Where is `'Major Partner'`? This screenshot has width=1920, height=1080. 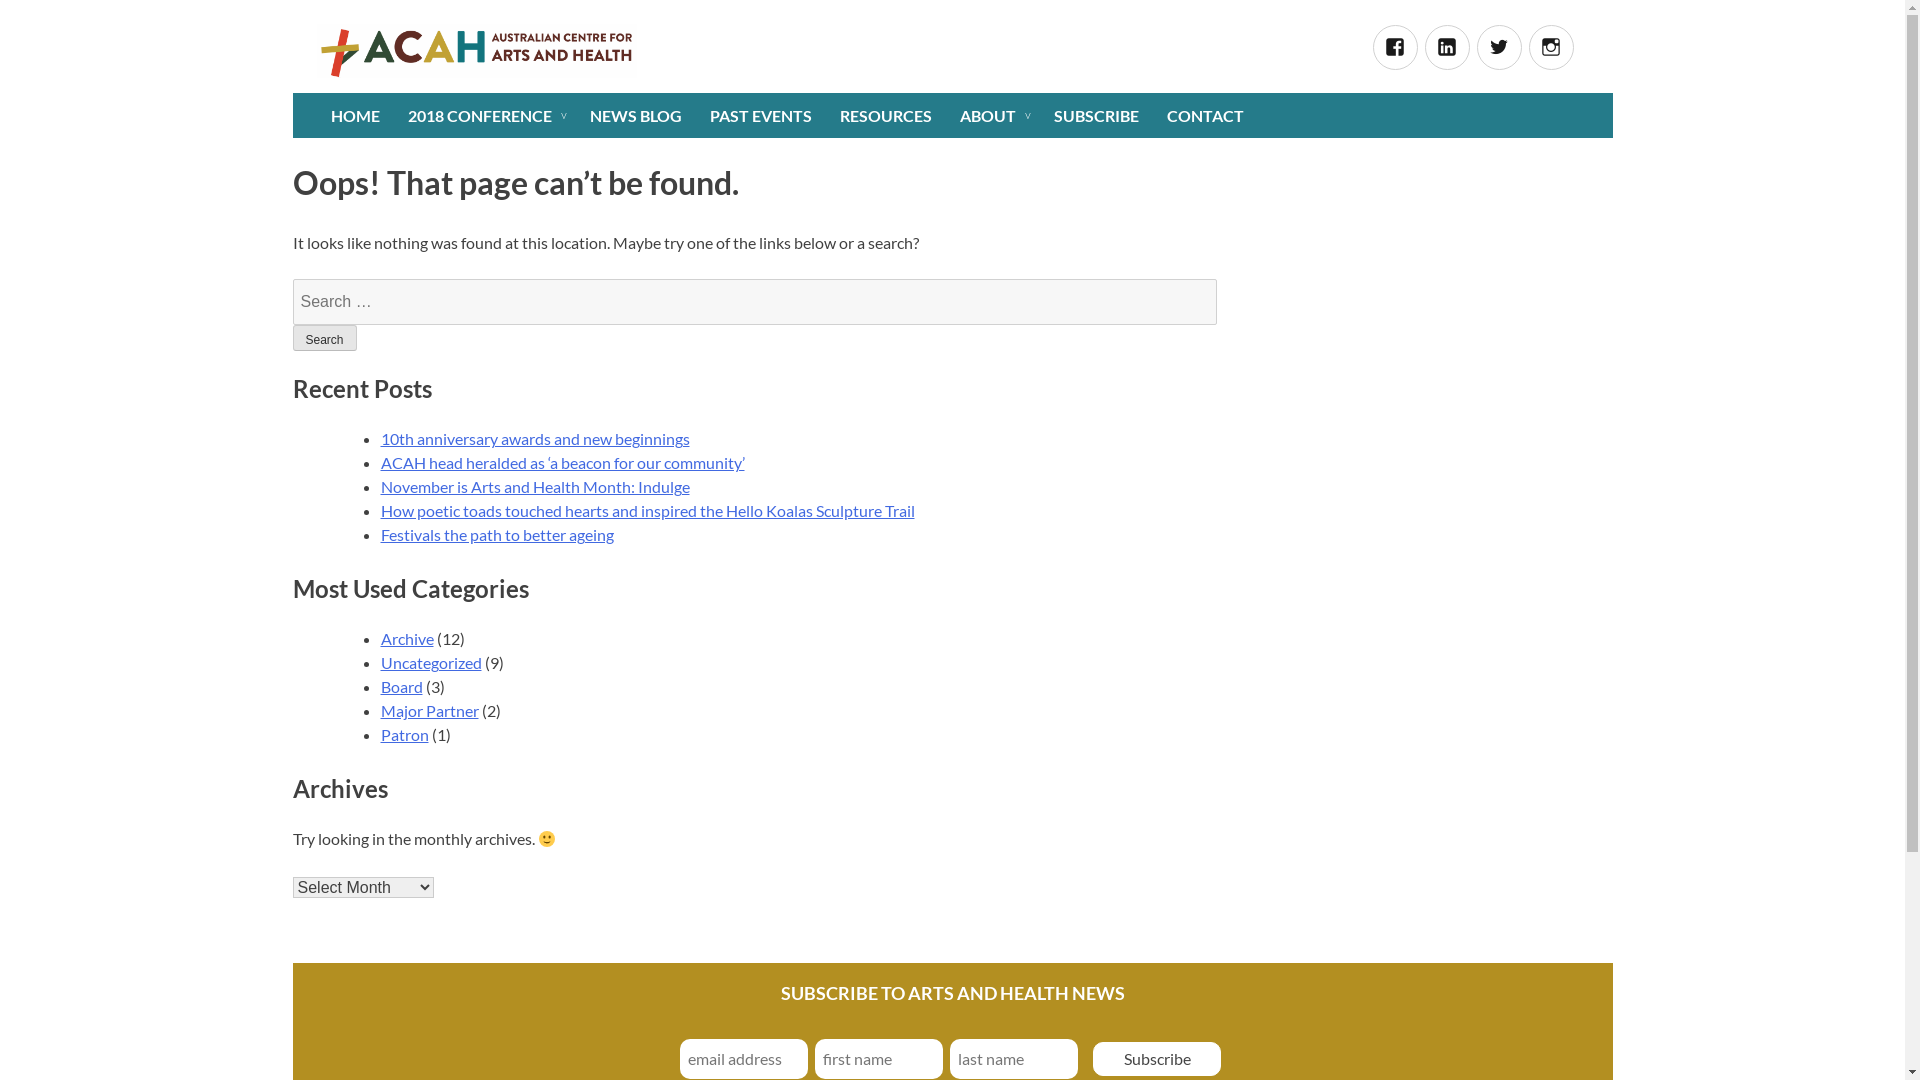 'Major Partner' is located at coordinates (427, 709).